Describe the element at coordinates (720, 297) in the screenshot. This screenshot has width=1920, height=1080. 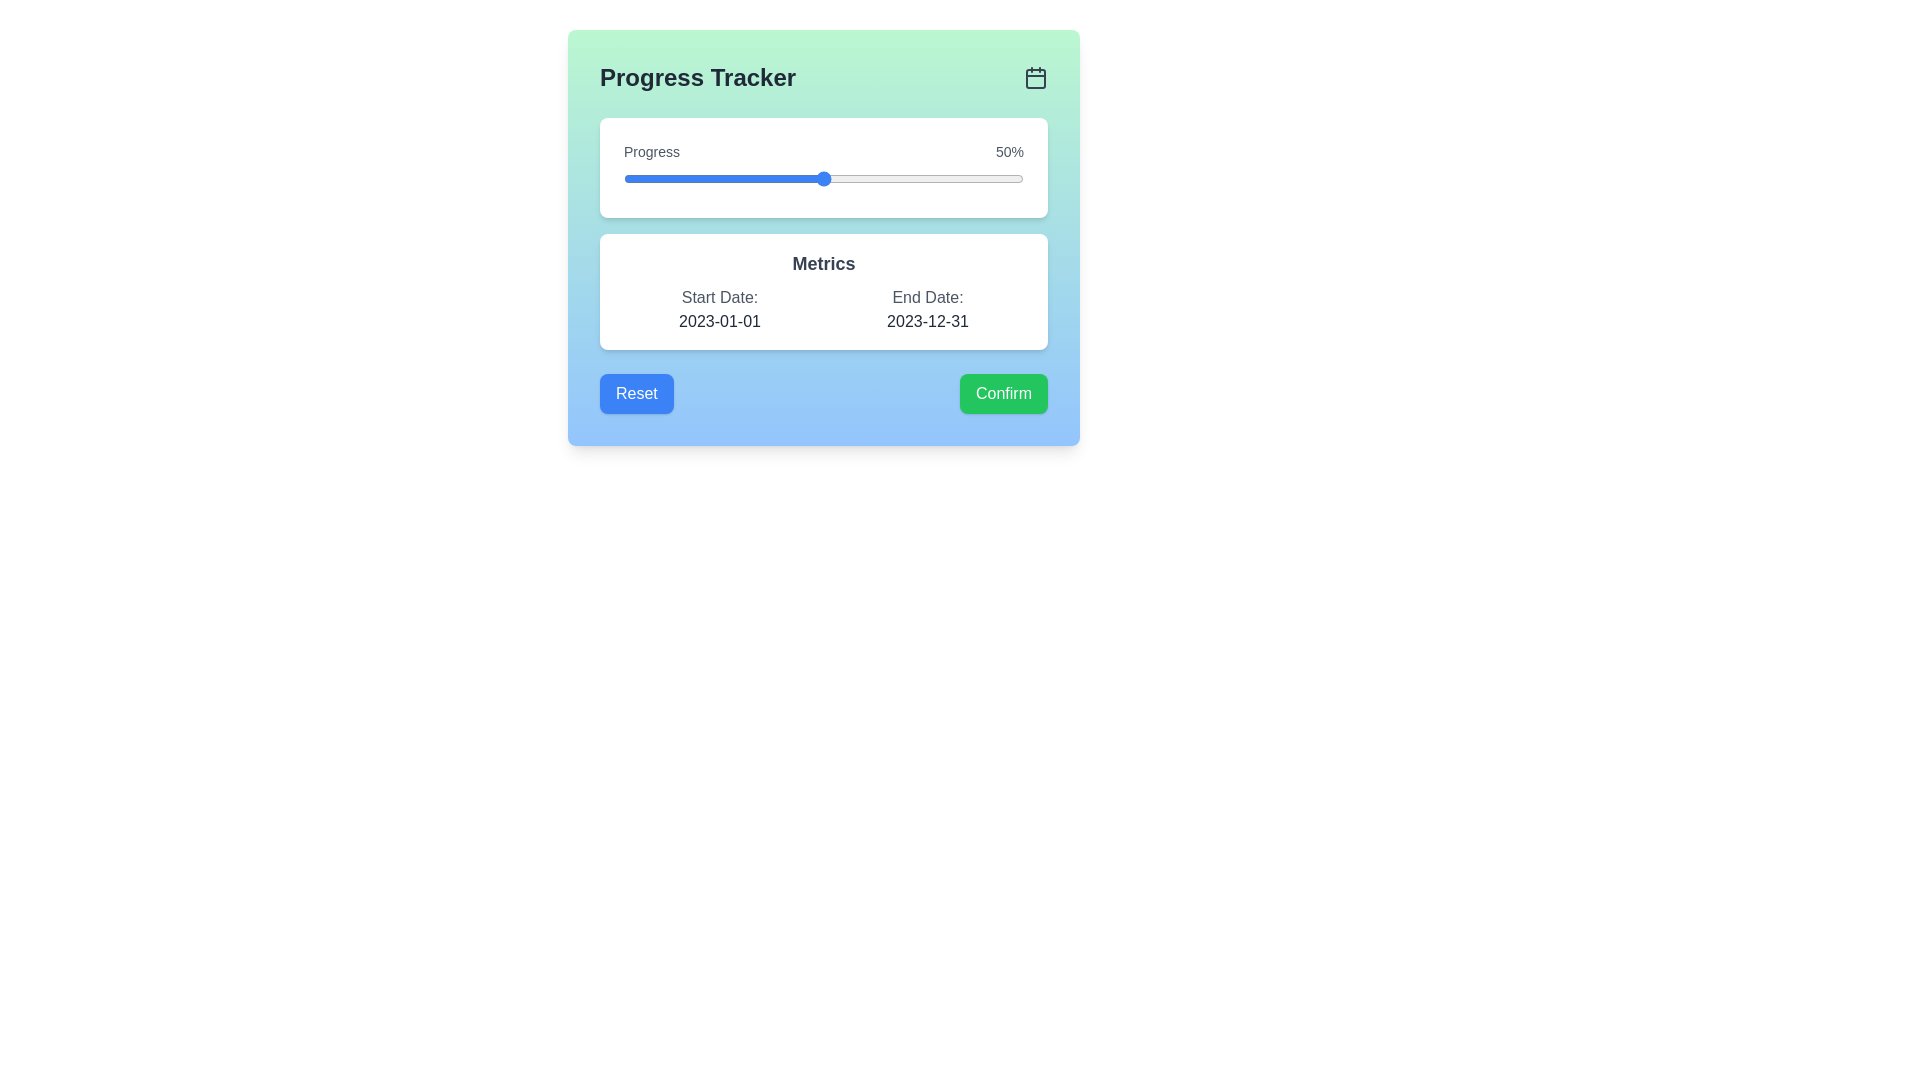
I see `the label indicating the meaning of the adjacent date field, which displays 'Start Date:'` at that location.